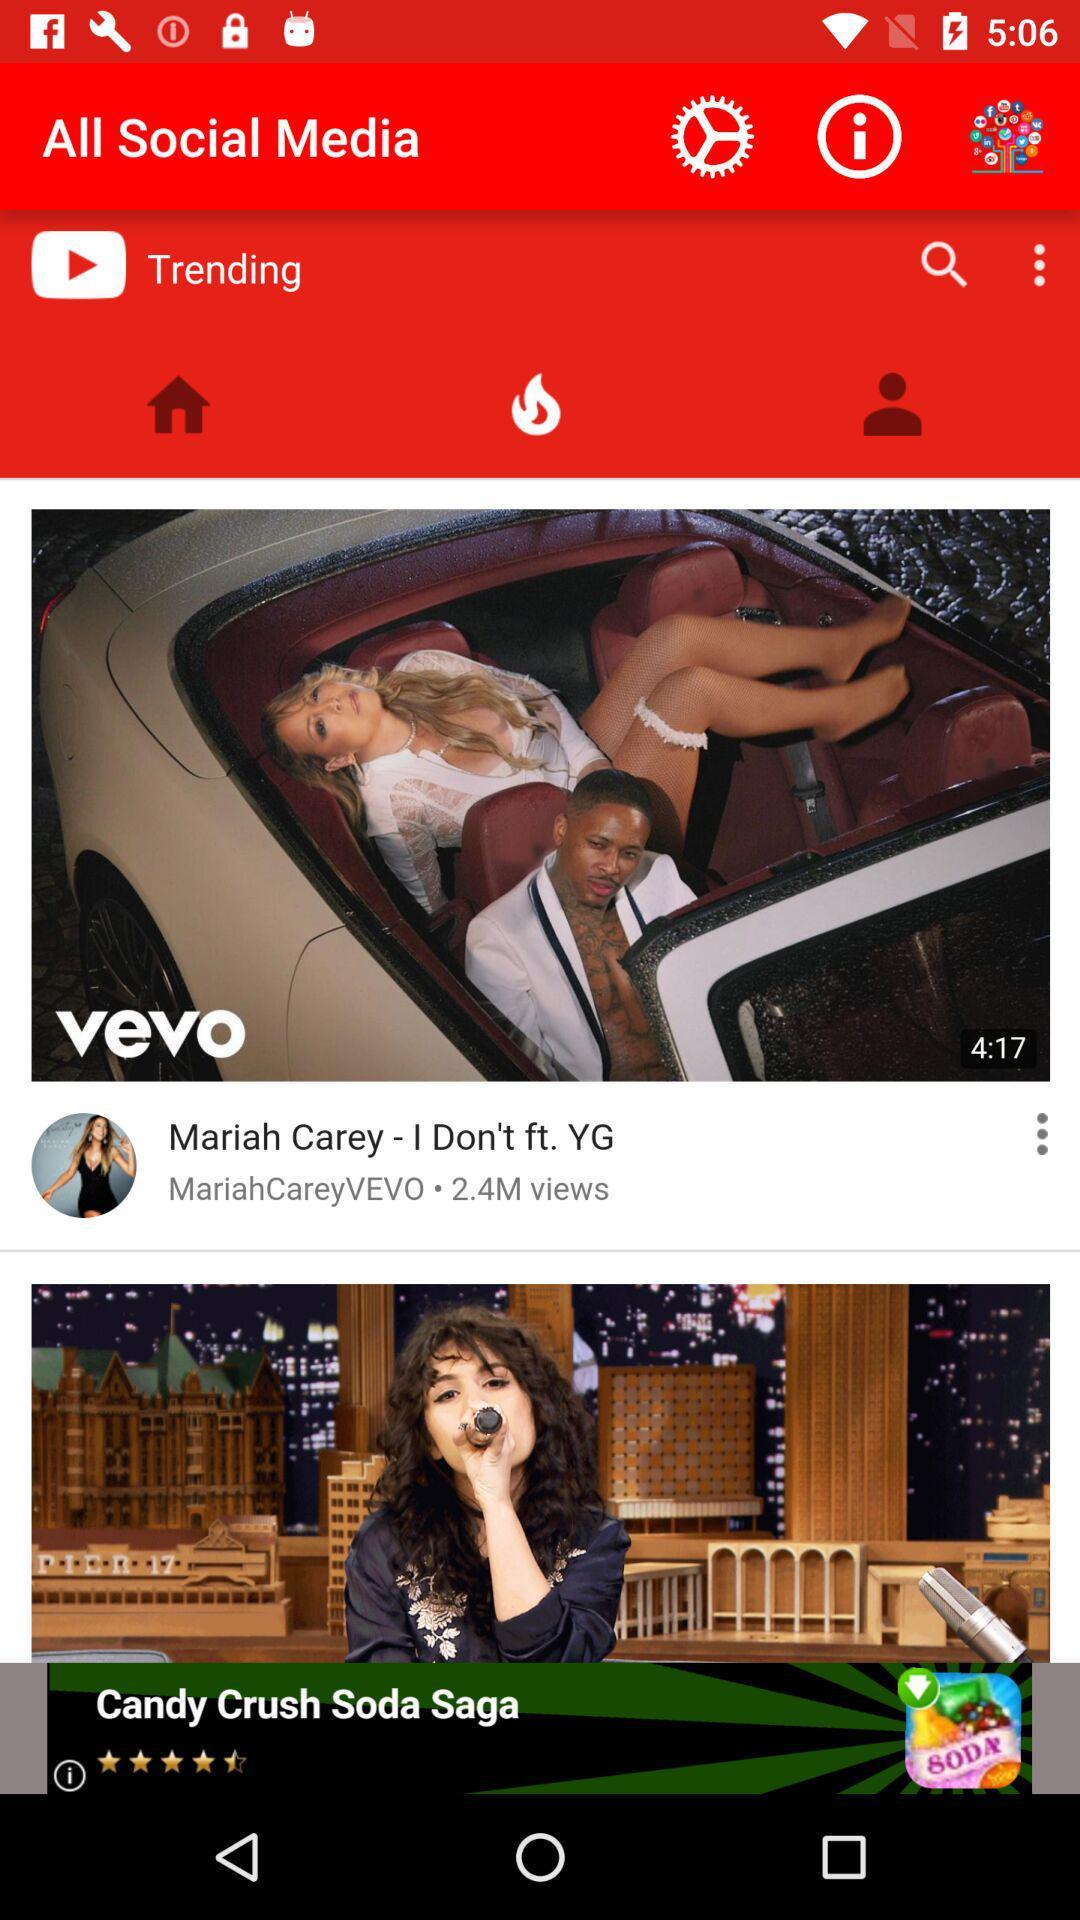 The width and height of the screenshot is (1080, 1920). What do you see at coordinates (540, 935) in the screenshot?
I see `trending videos` at bounding box center [540, 935].